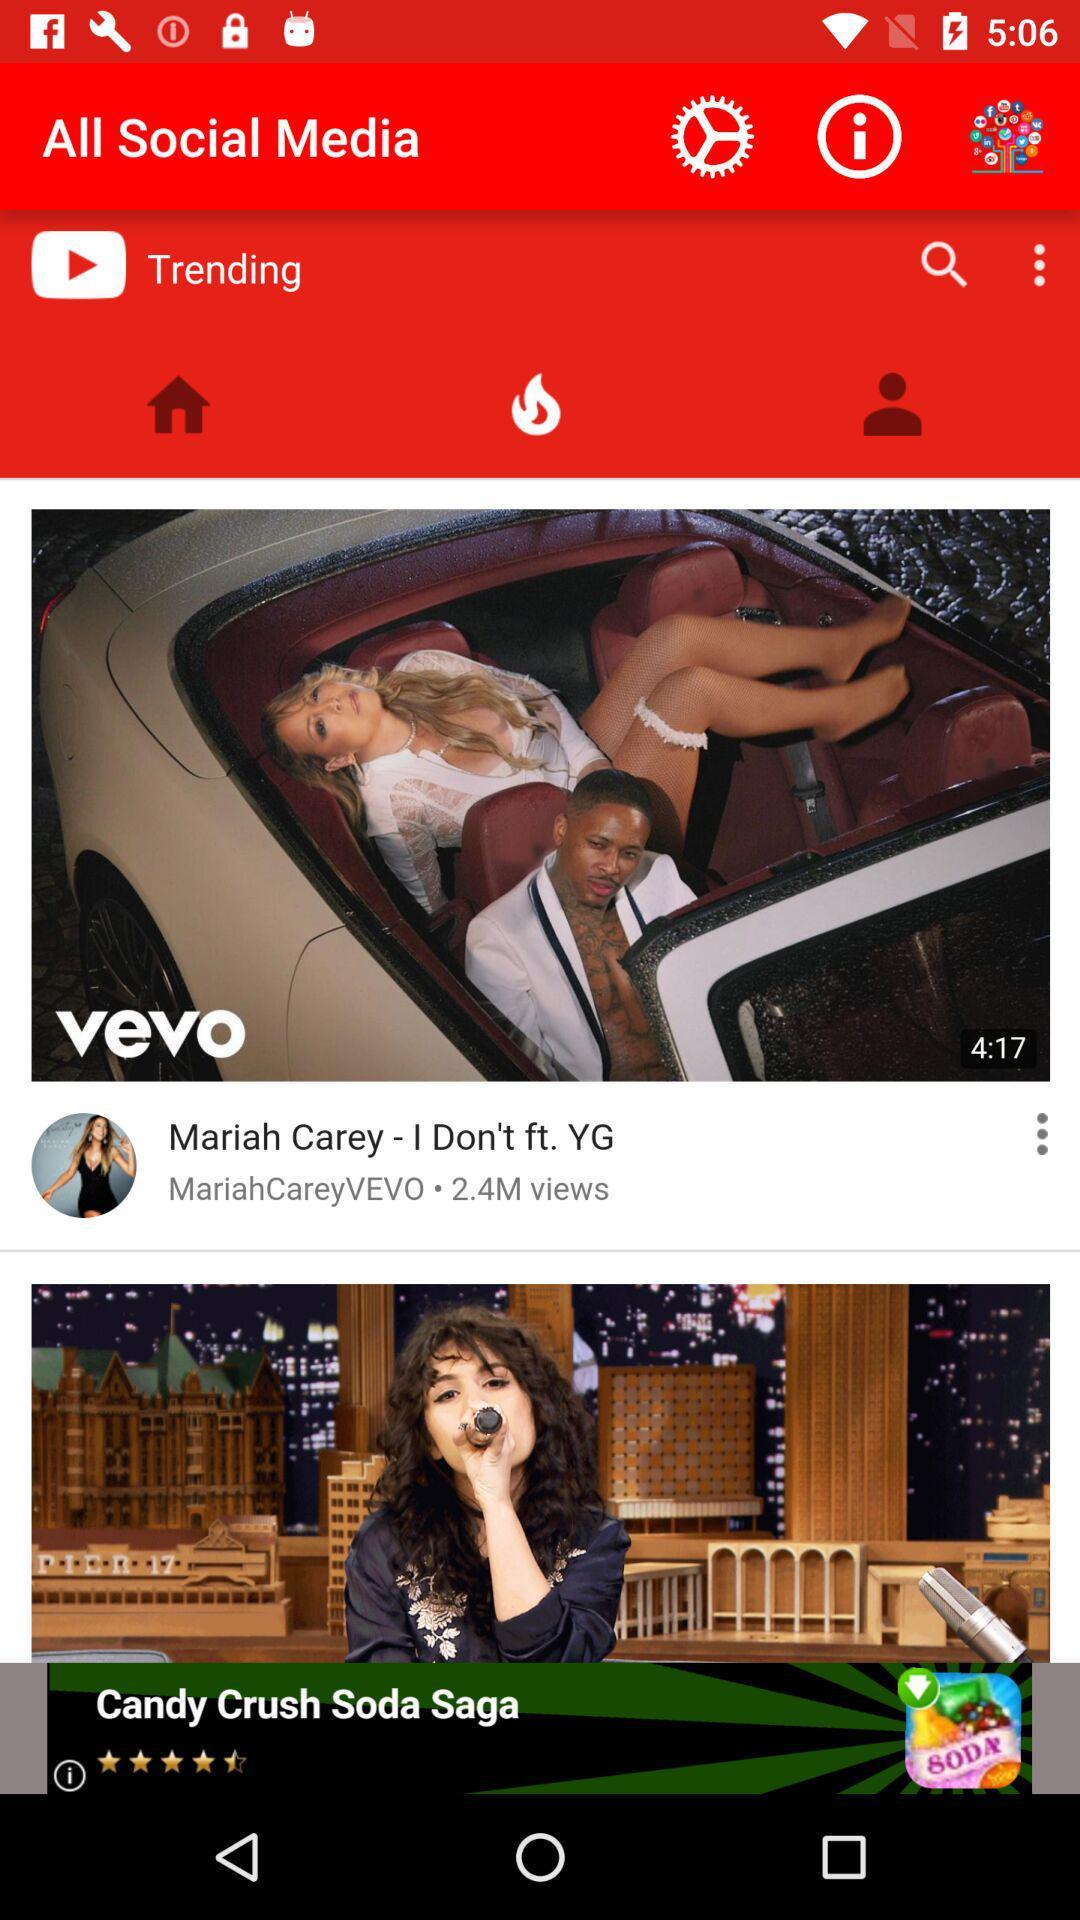 The width and height of the screenshot is (1080, 1920). What do you see at coordinates (540, 935) in the screenshot?
I see `trending videos` at bounding box center [540, 935].